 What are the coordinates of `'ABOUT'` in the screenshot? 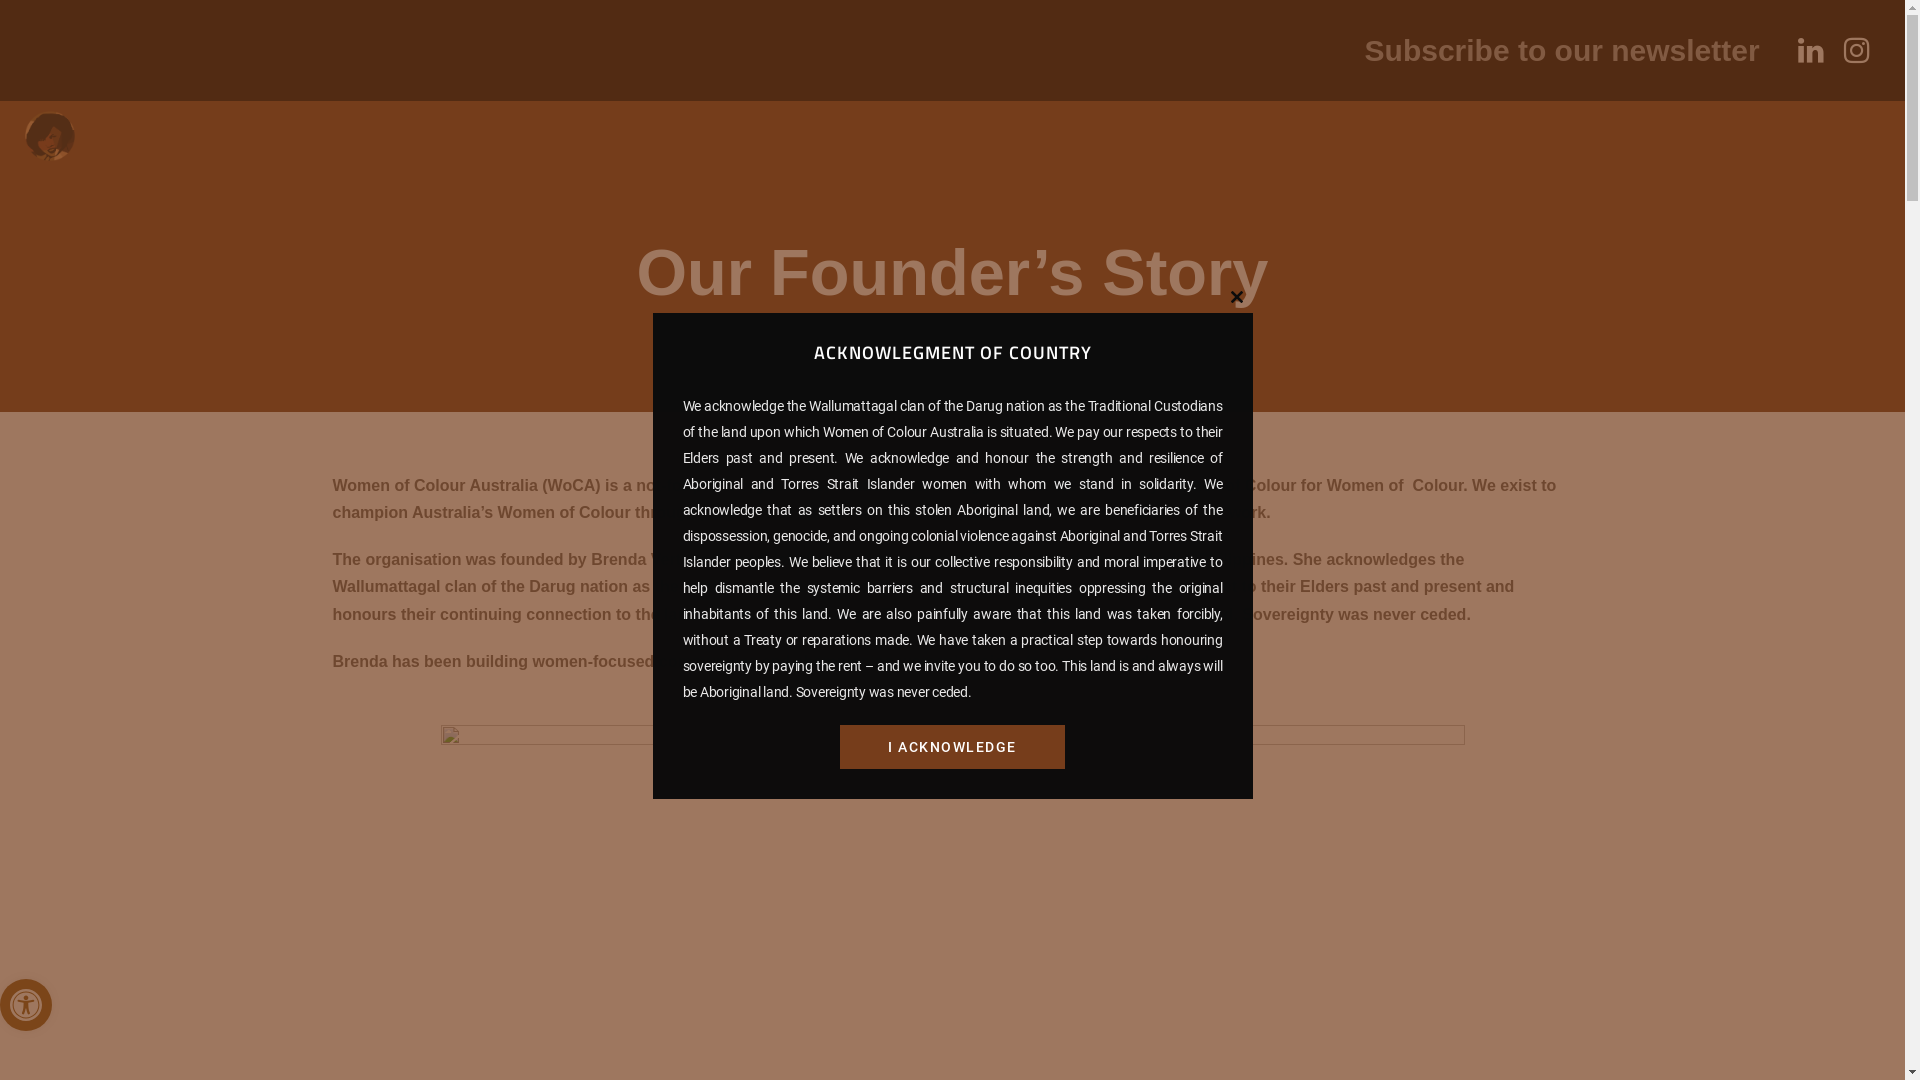 It's located at (237, 148).